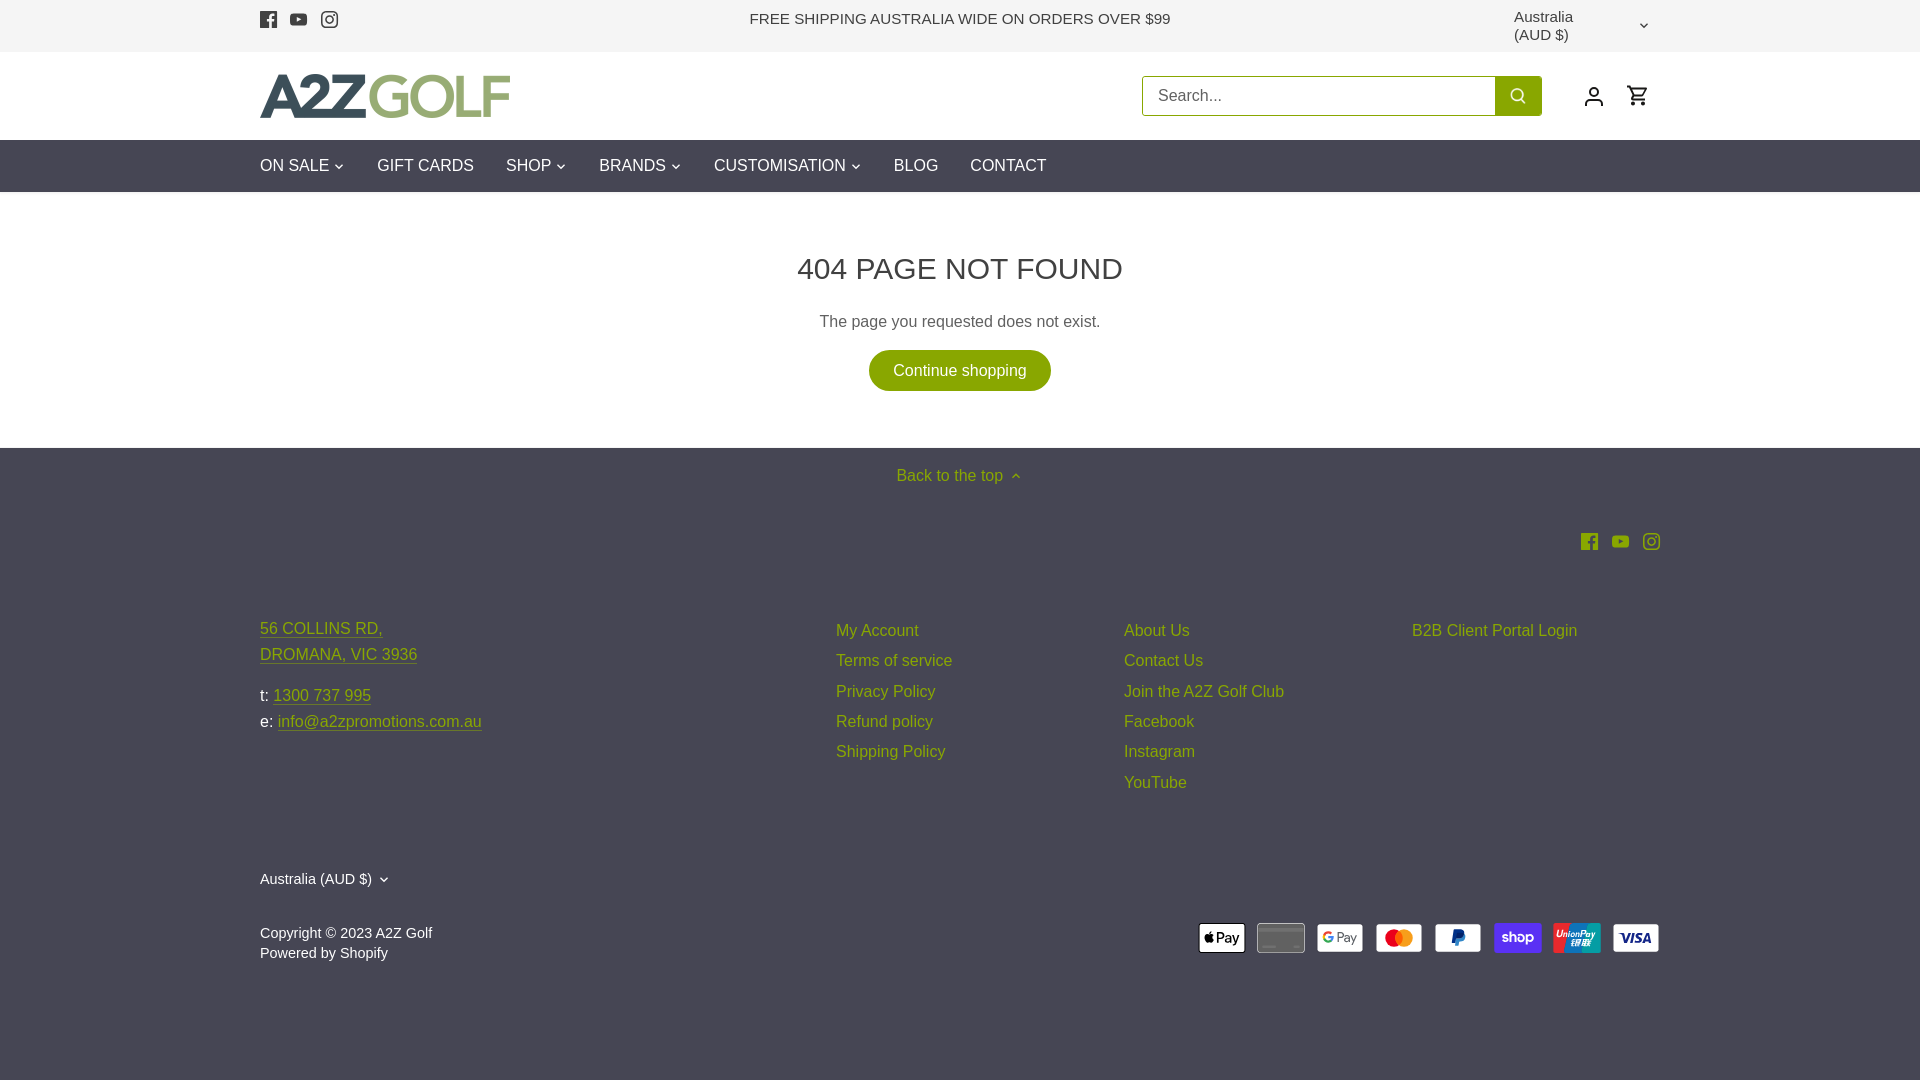 Image resolution: width=1920 pixels, height=1080 pixels. I want to click on 'Shipping Policy', so click(835, 752).